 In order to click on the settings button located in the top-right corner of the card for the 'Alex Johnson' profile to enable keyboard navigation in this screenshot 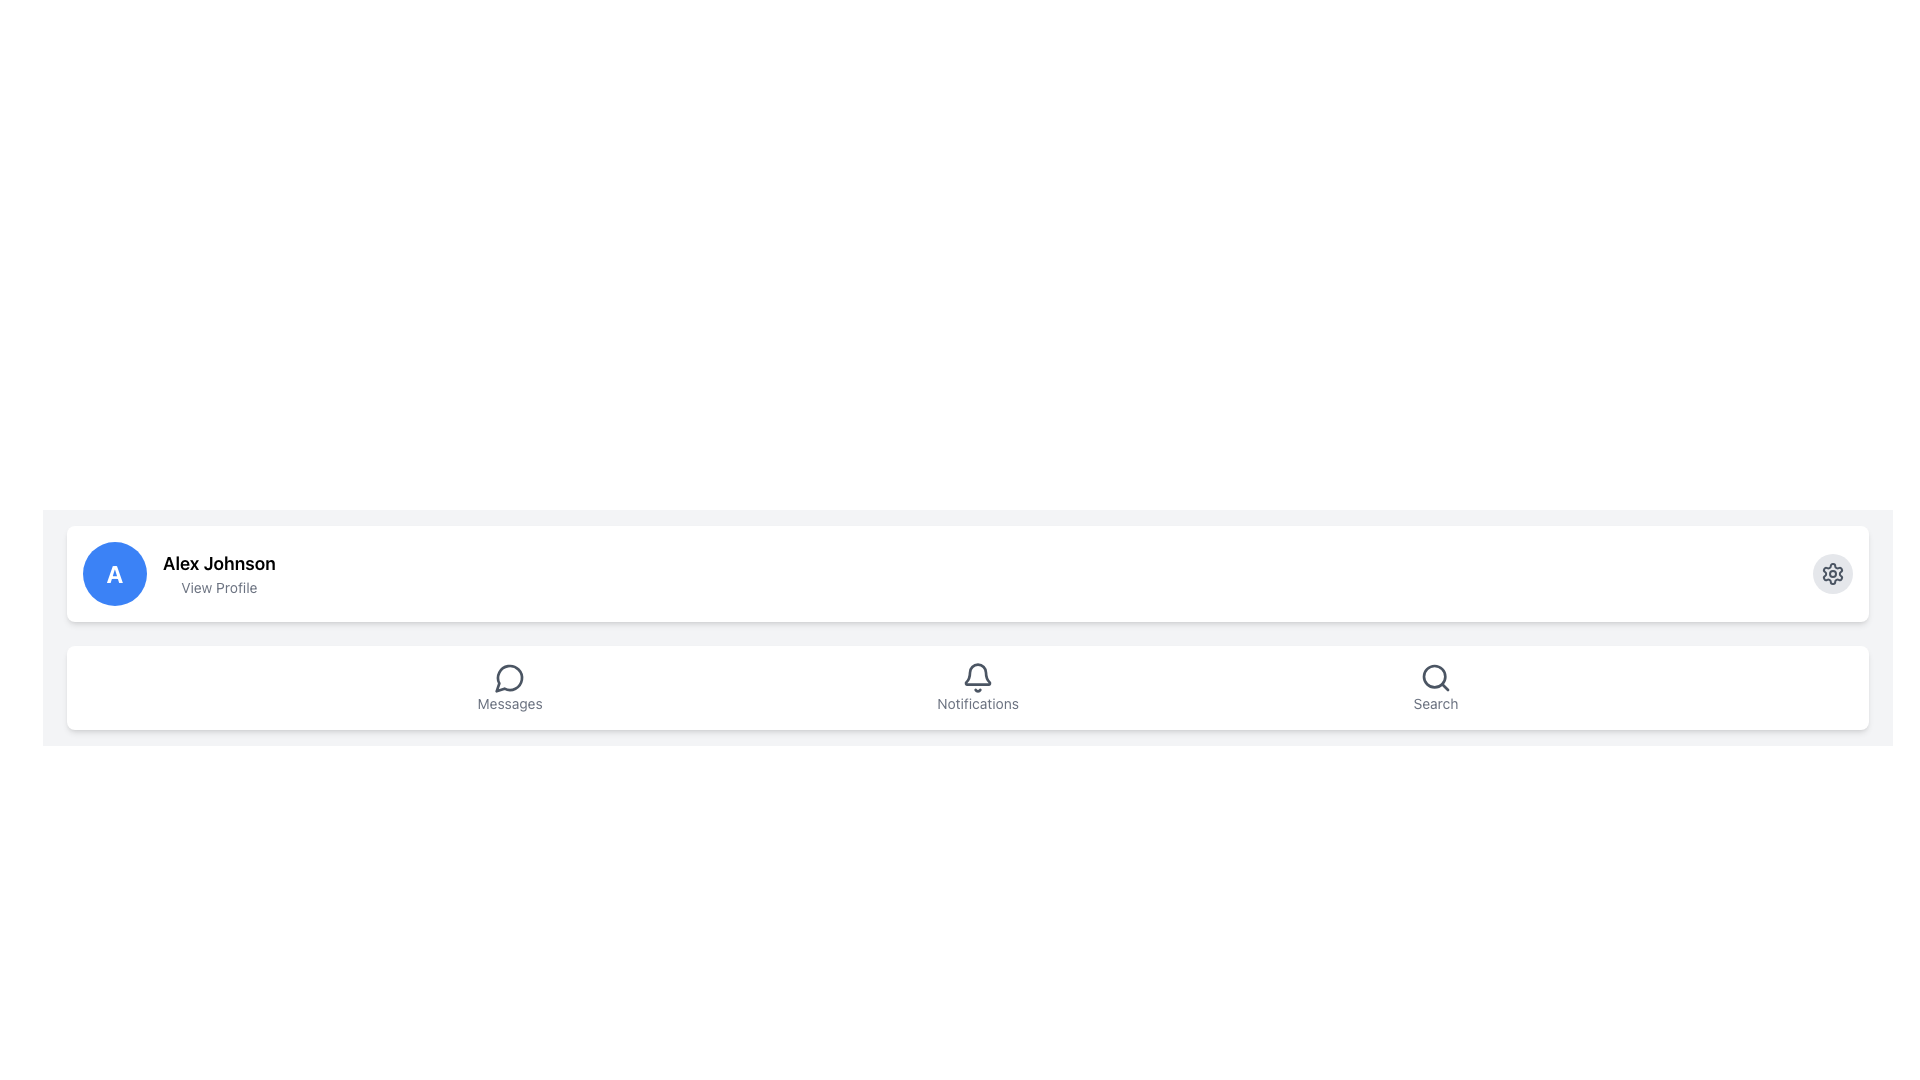, I will do `click(1833, 574)`.